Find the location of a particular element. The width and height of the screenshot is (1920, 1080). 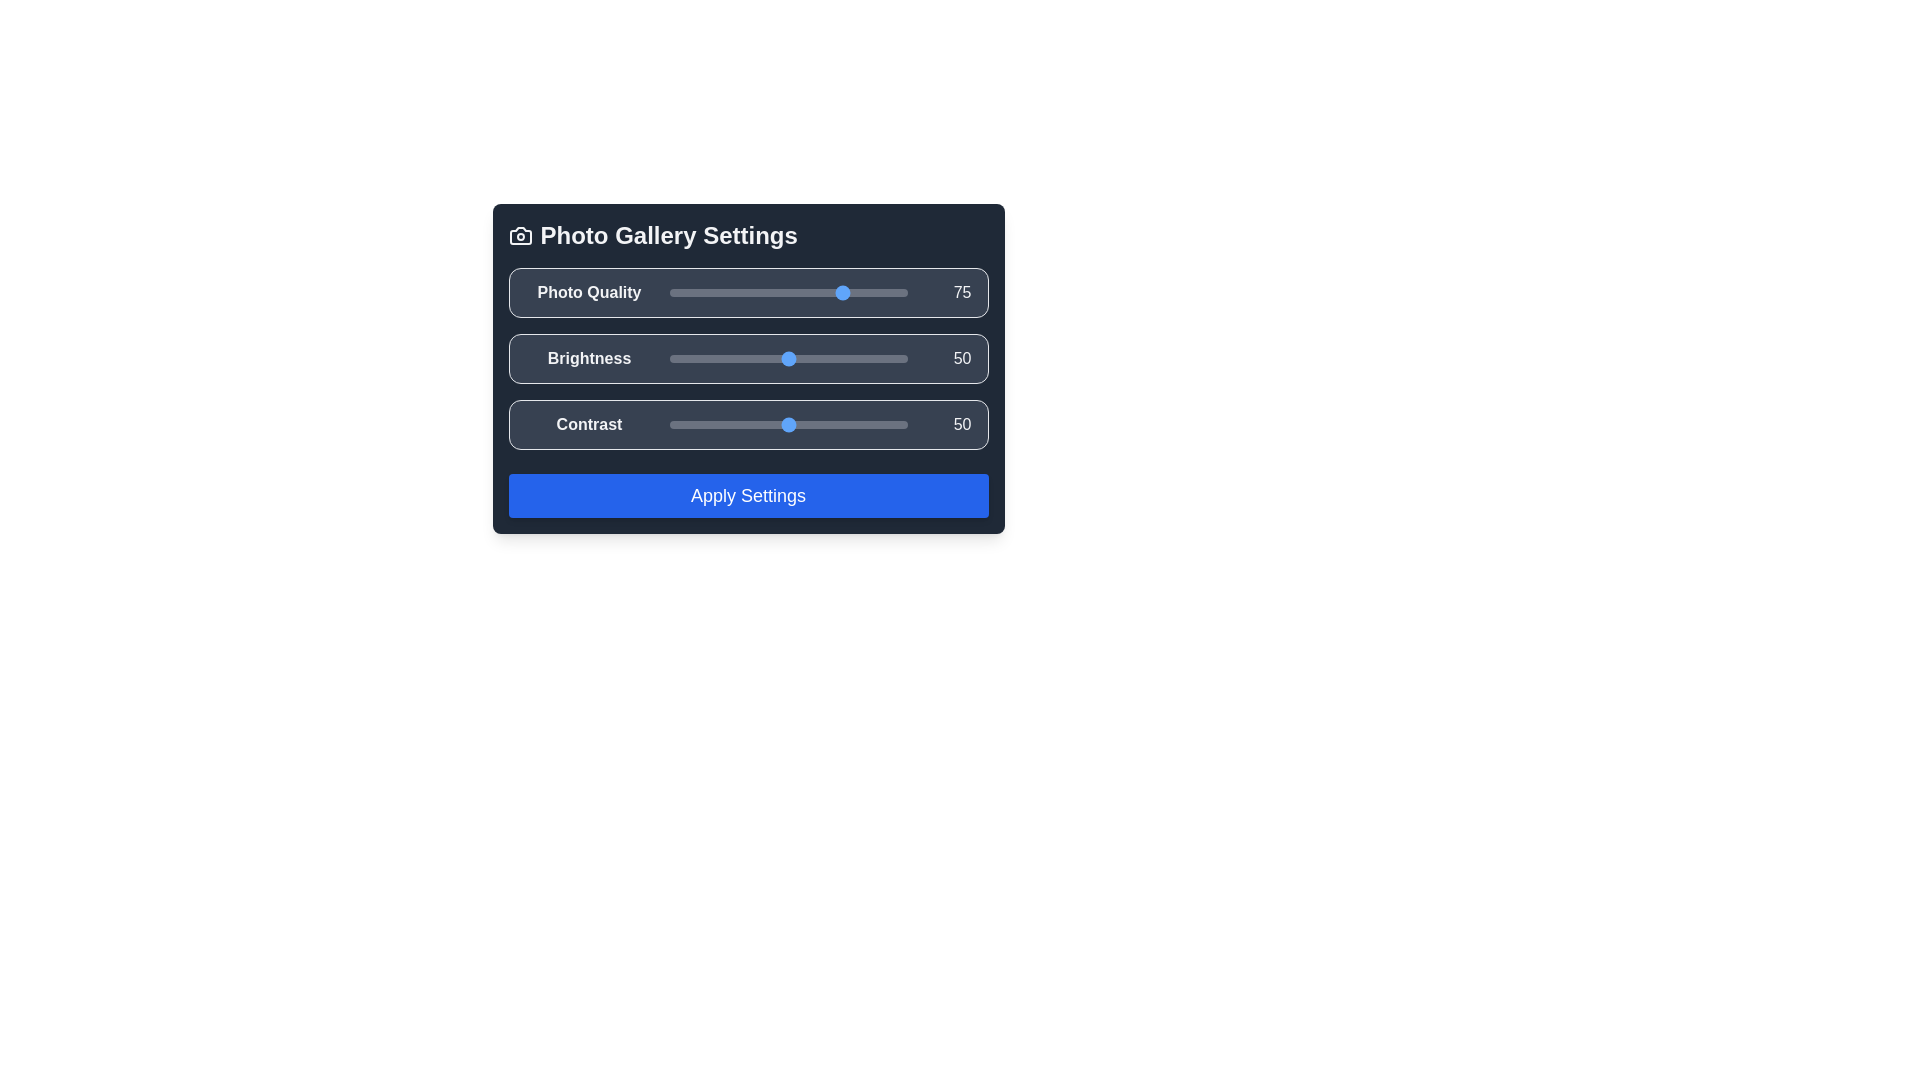

the contrast level is located at coordinates (878, 423).